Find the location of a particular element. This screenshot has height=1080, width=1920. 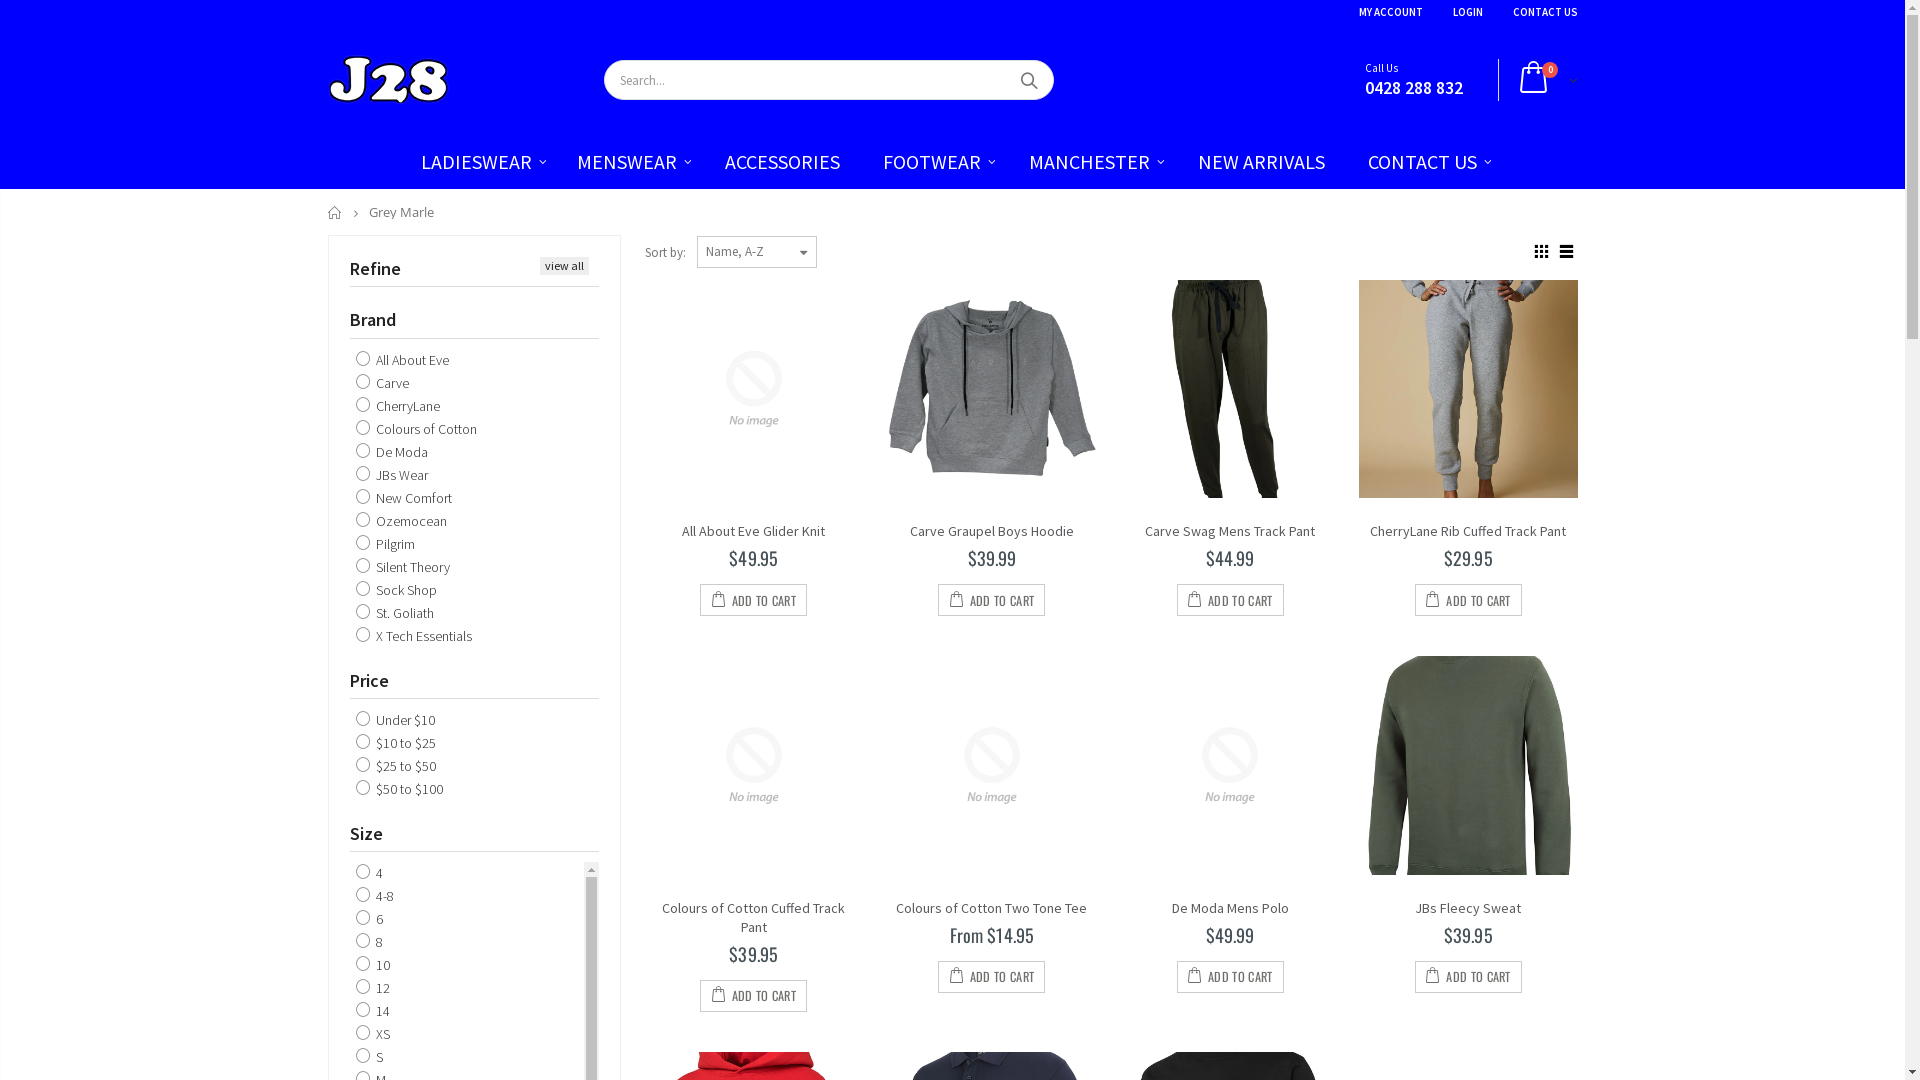

'MENSWEAR' is located at coordinates (627, 161).